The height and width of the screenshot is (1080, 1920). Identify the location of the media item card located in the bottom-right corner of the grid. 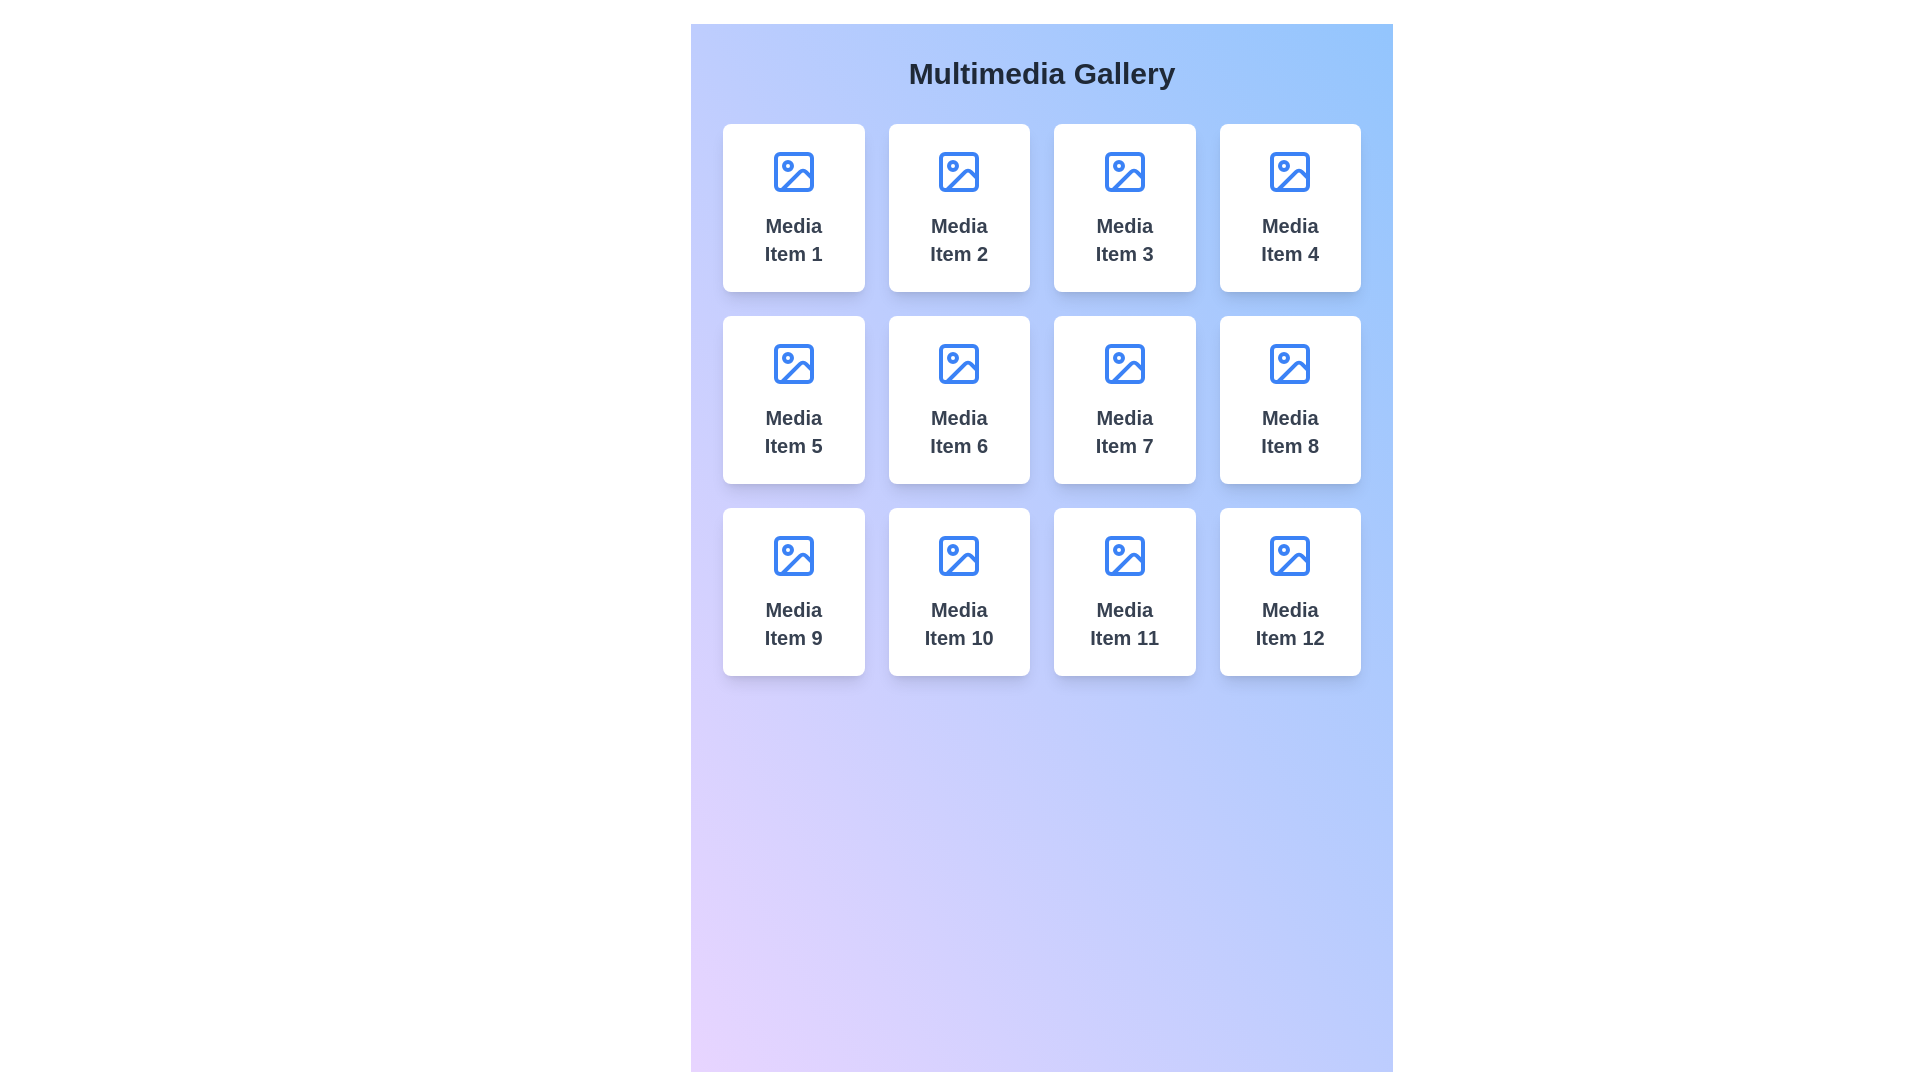
(1290, 590).